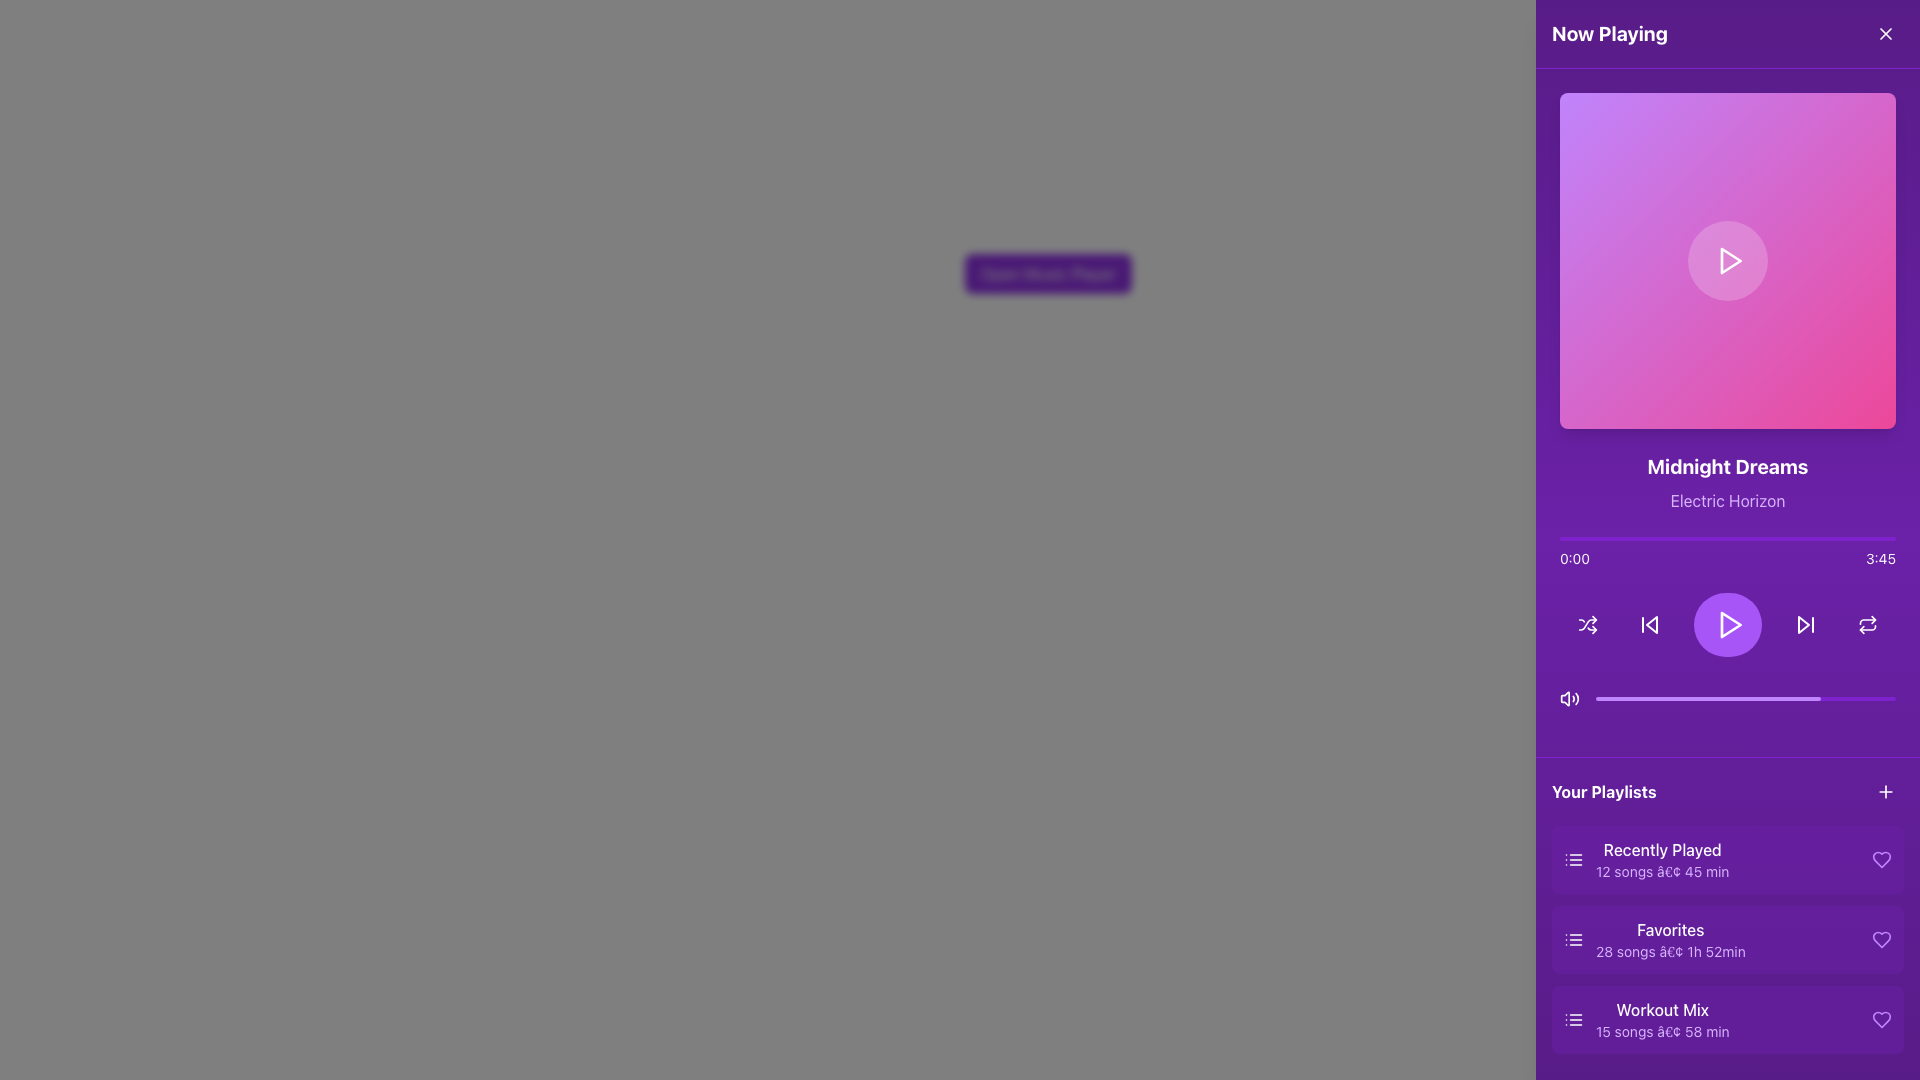 The height and width of the screenshot is (1080, 1920). Describe the element at coordinates (1670, 940) in the screenshot. I see `the 'Favorites' list item, which has a bold title and a purple background` at that location.